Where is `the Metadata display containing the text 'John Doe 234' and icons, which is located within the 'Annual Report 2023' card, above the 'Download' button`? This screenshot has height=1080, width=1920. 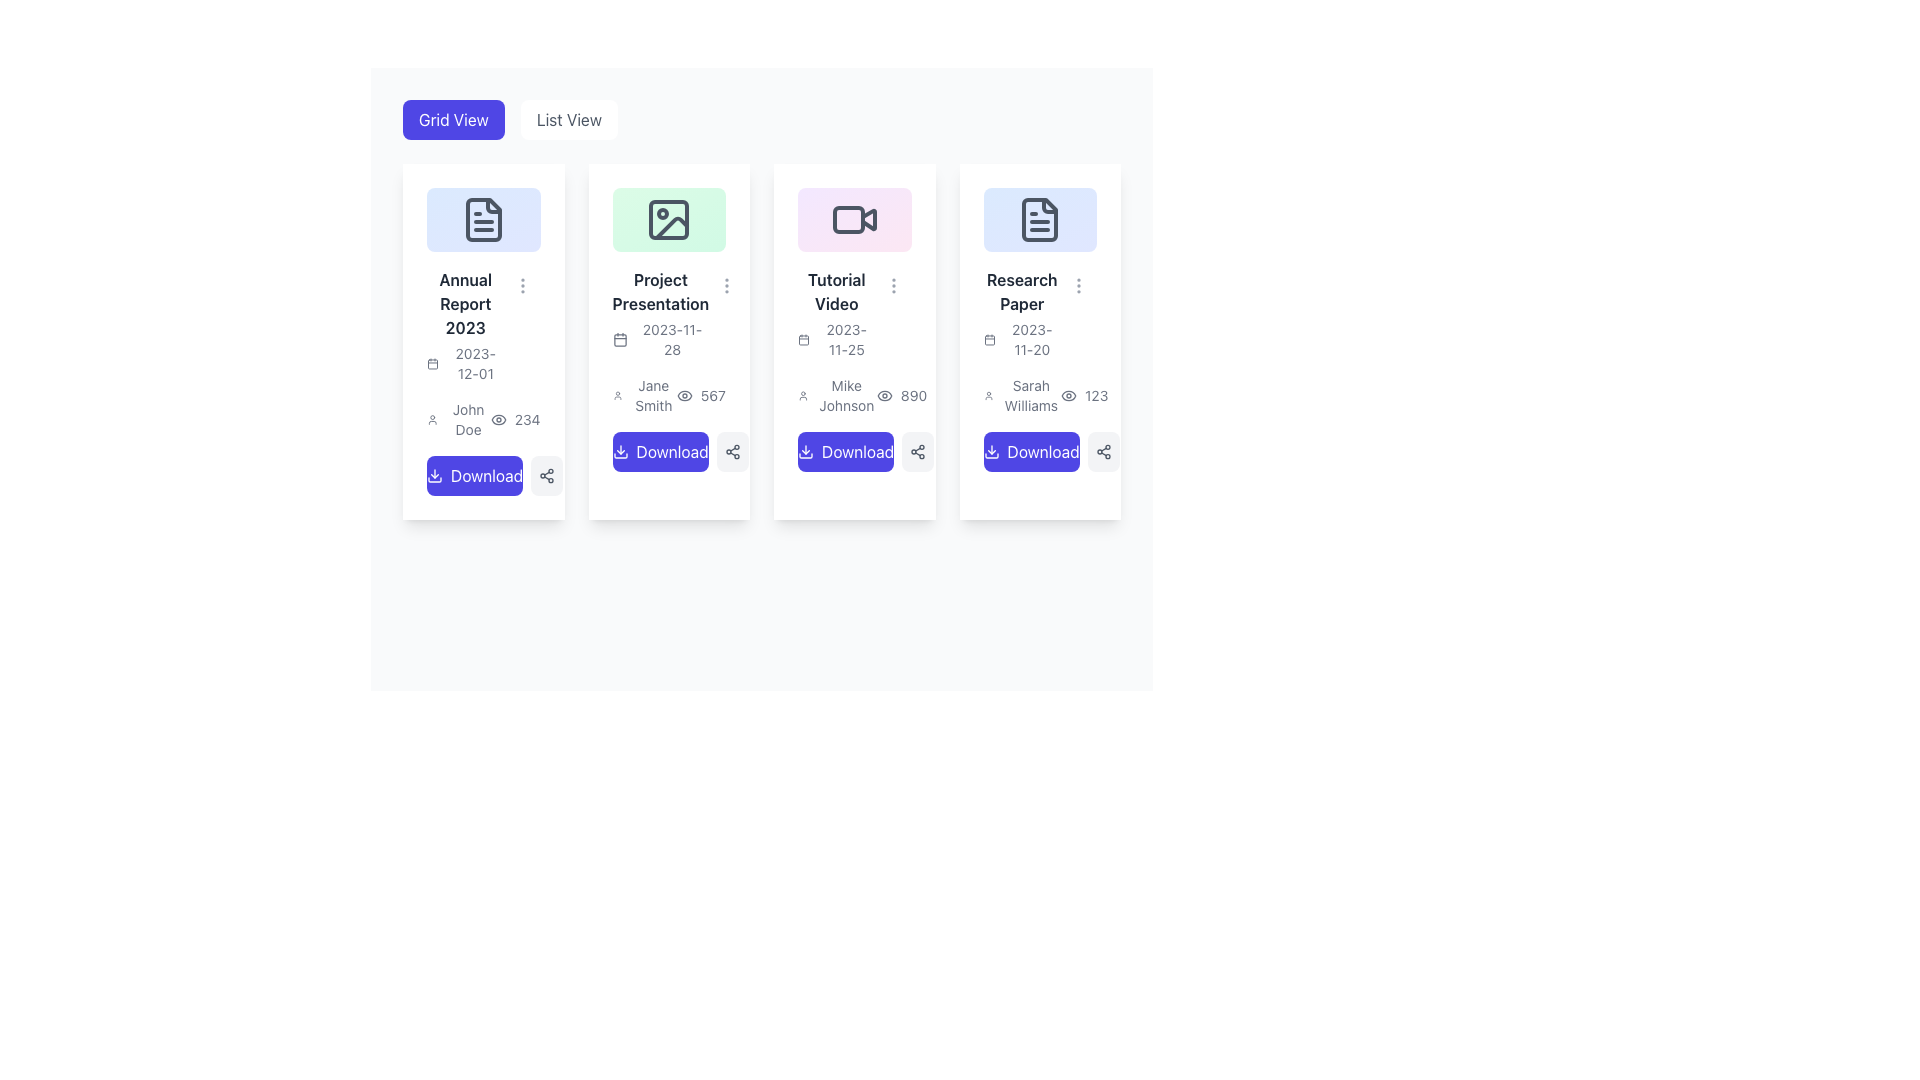
the Metadata display containing the text 'John Doe 234' and icons, which is located within the 'Annual Report 2023' card, above the 'Download' button is located at coordinates (483, 418).